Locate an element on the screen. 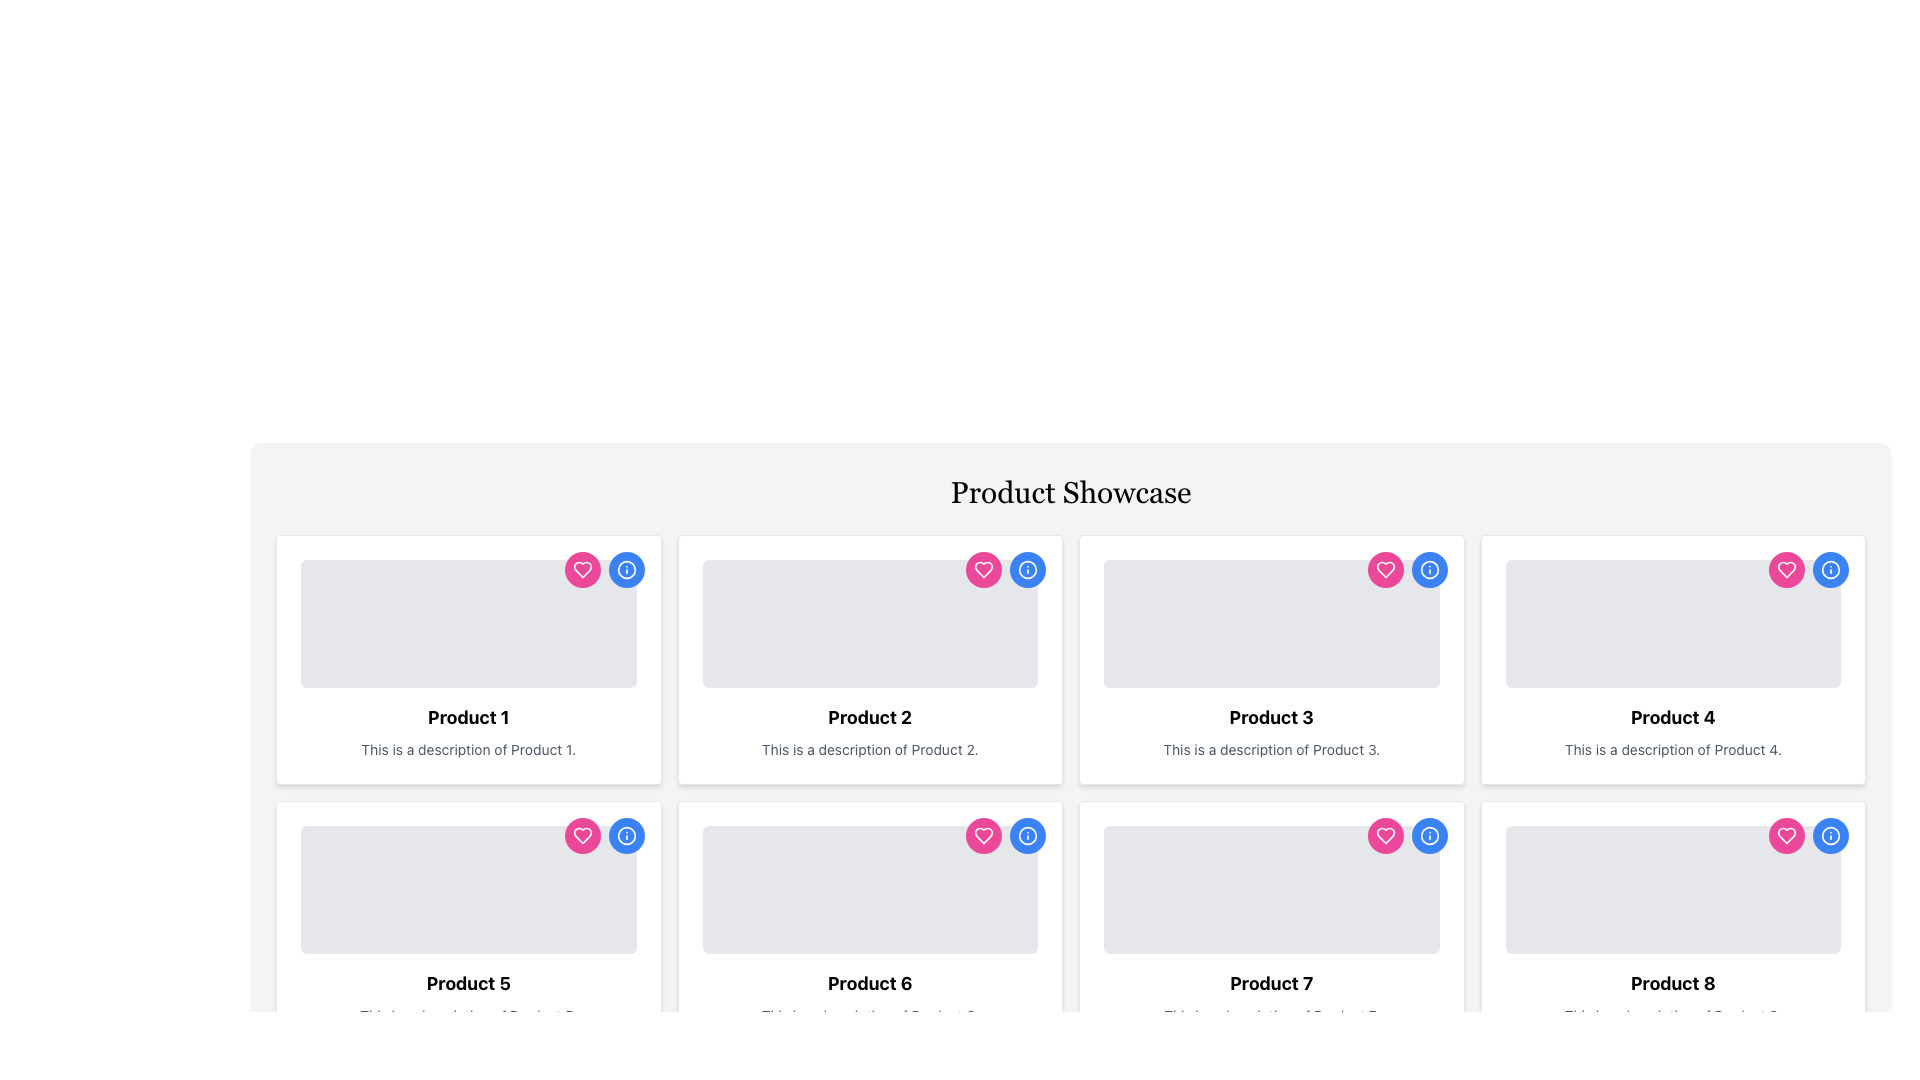 The width and height of the screenshot is (1920, 1080). the 'like' or 'favorite' button located in the top-right corner of the Product 7 card is located at coordinates (1384, 836).